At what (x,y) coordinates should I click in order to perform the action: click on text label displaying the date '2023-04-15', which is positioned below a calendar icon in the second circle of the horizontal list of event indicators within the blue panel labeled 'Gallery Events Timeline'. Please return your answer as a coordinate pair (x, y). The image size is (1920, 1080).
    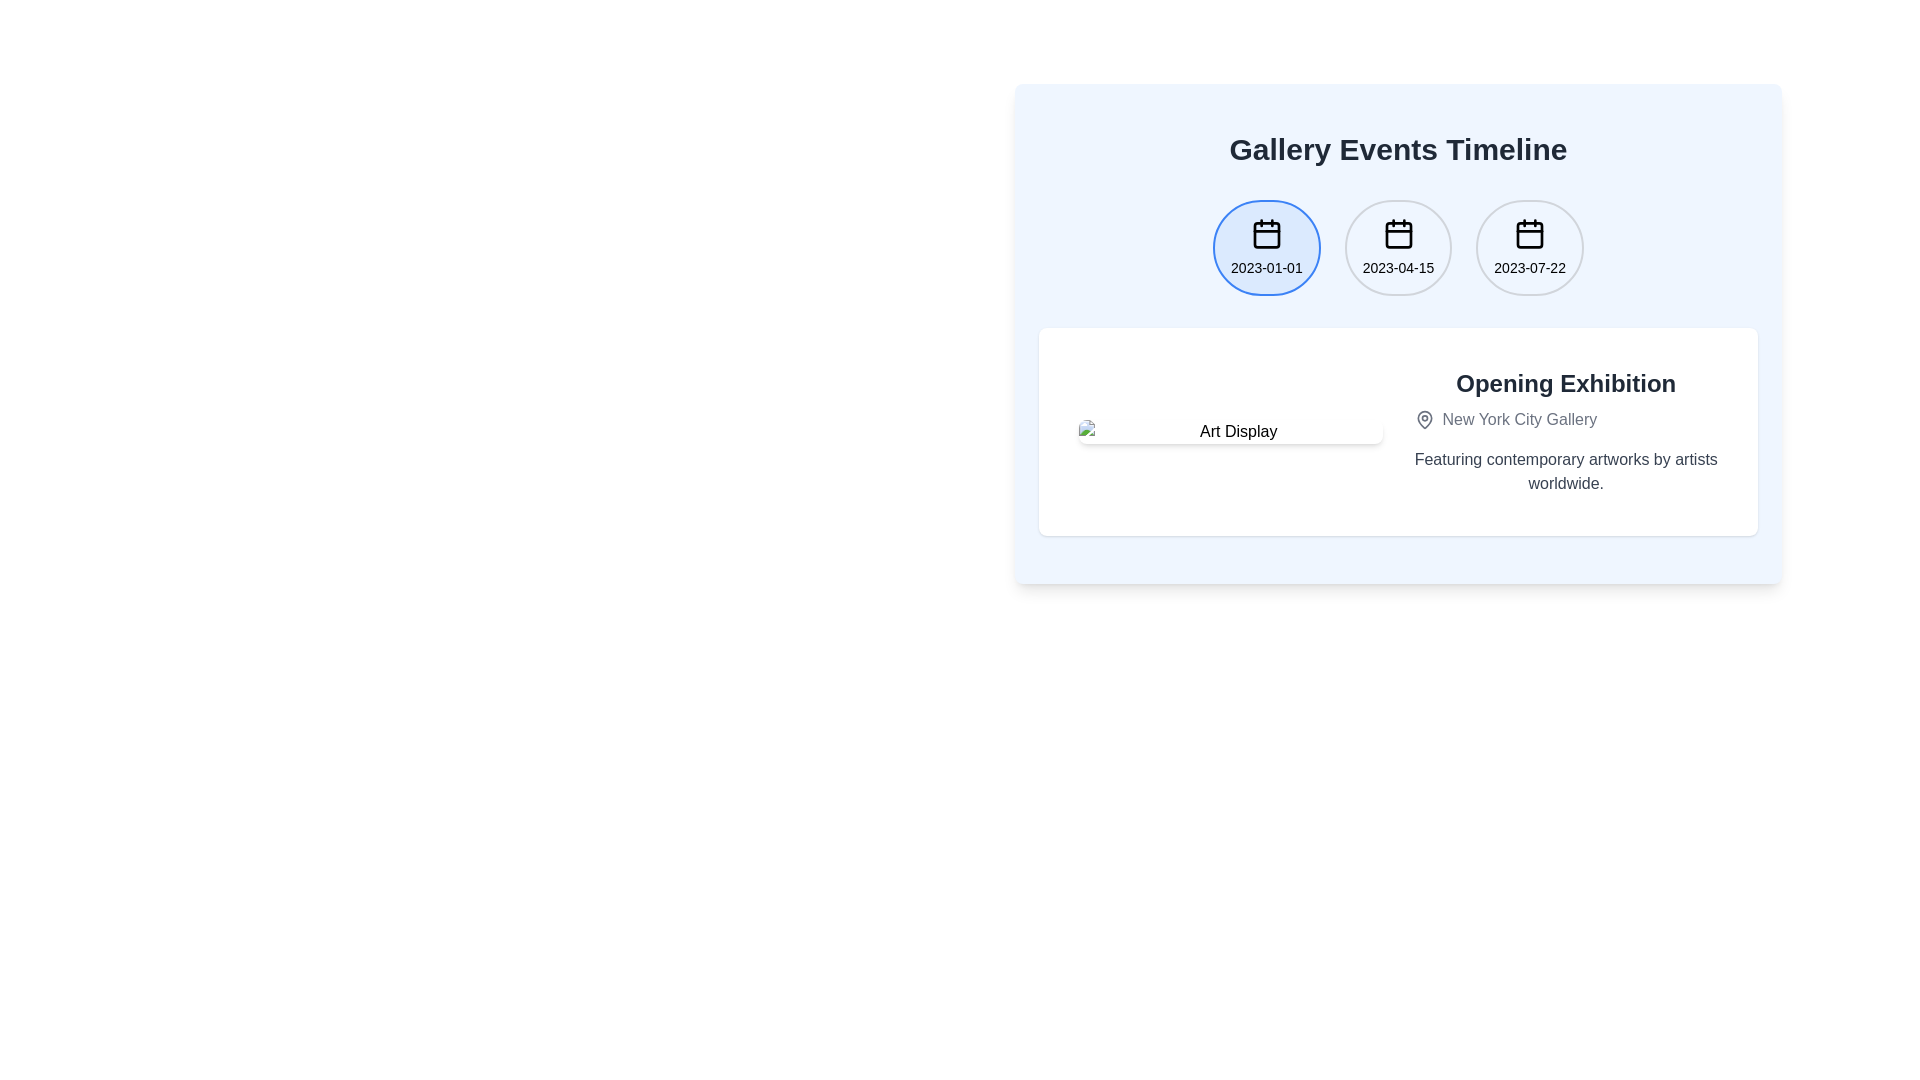
    Looking at the image, I should click on (1397, 266).